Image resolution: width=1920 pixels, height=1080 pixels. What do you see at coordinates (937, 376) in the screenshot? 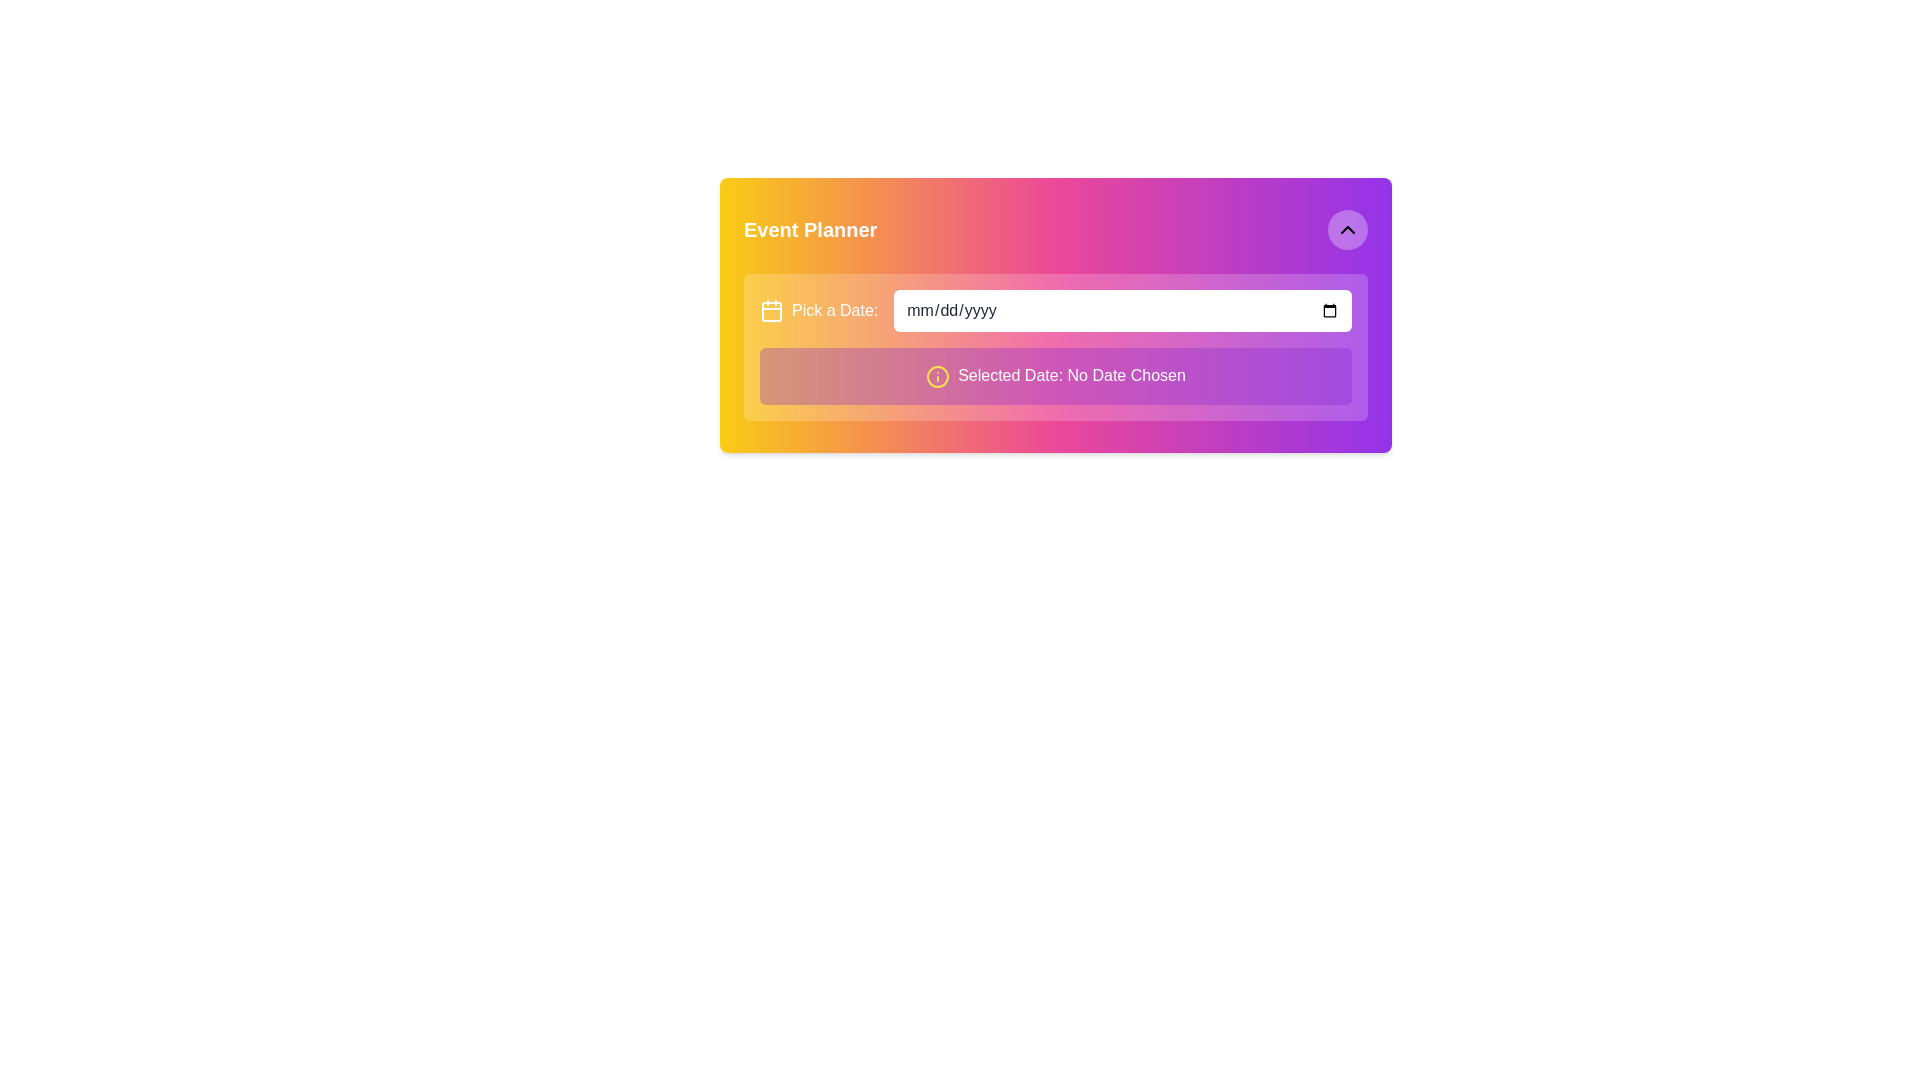
I see `the circular graphical icon element located in the lower section of the card-like user interface that signifies importance or additional information related to the message stating 'Selected Date: No Date Chosen'` at bounding box center [937, 376].